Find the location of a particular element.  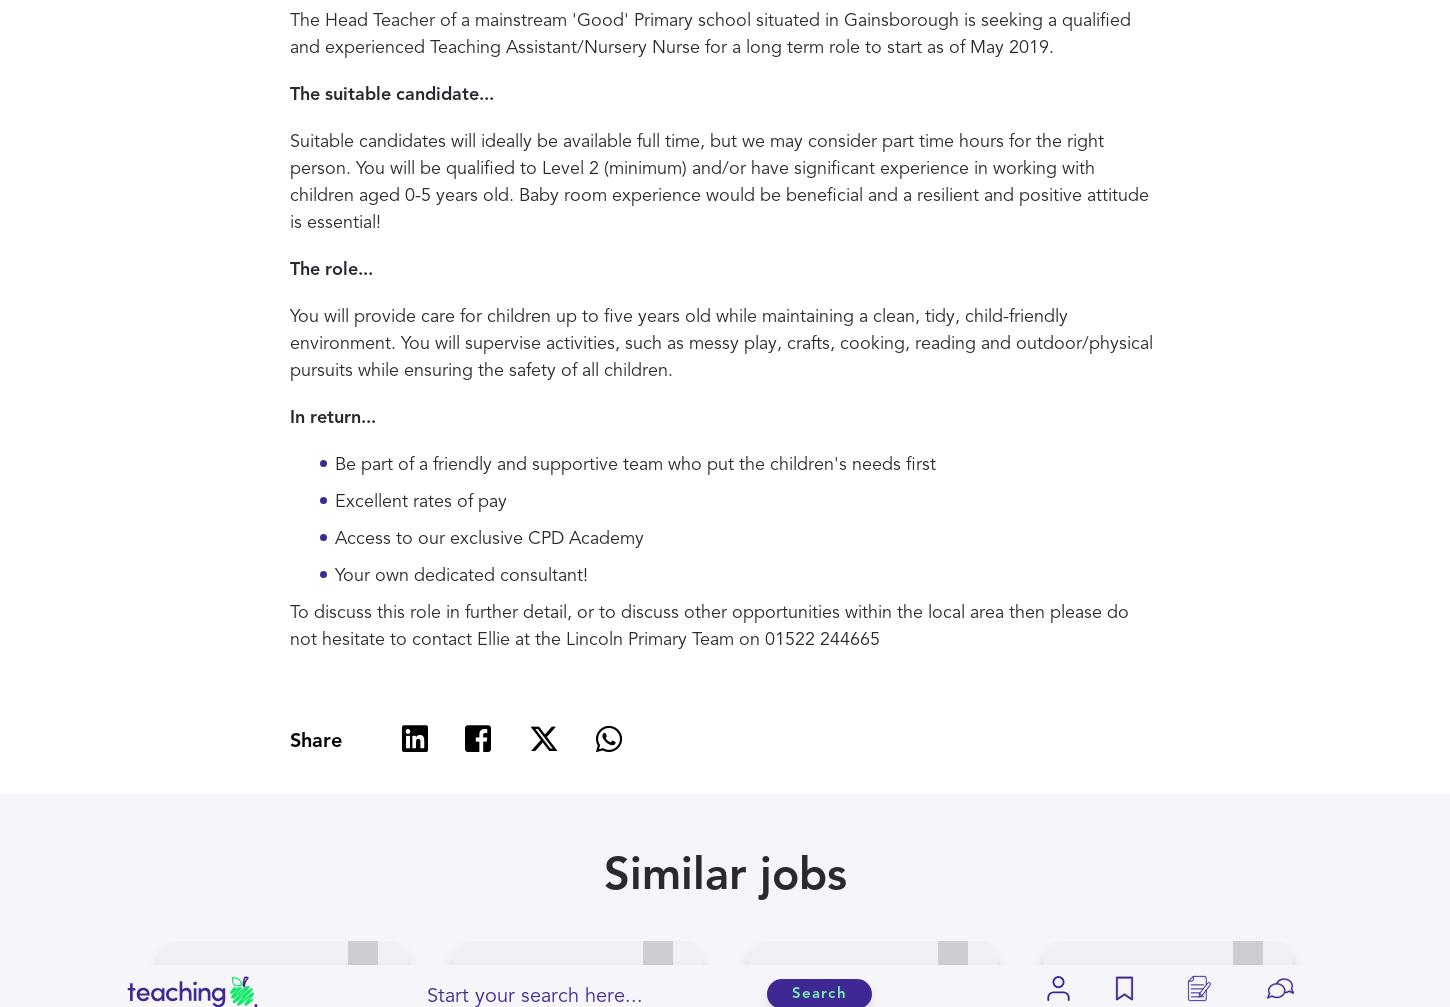

'Client Privacy Notice' is located at coordinates (813, 630).